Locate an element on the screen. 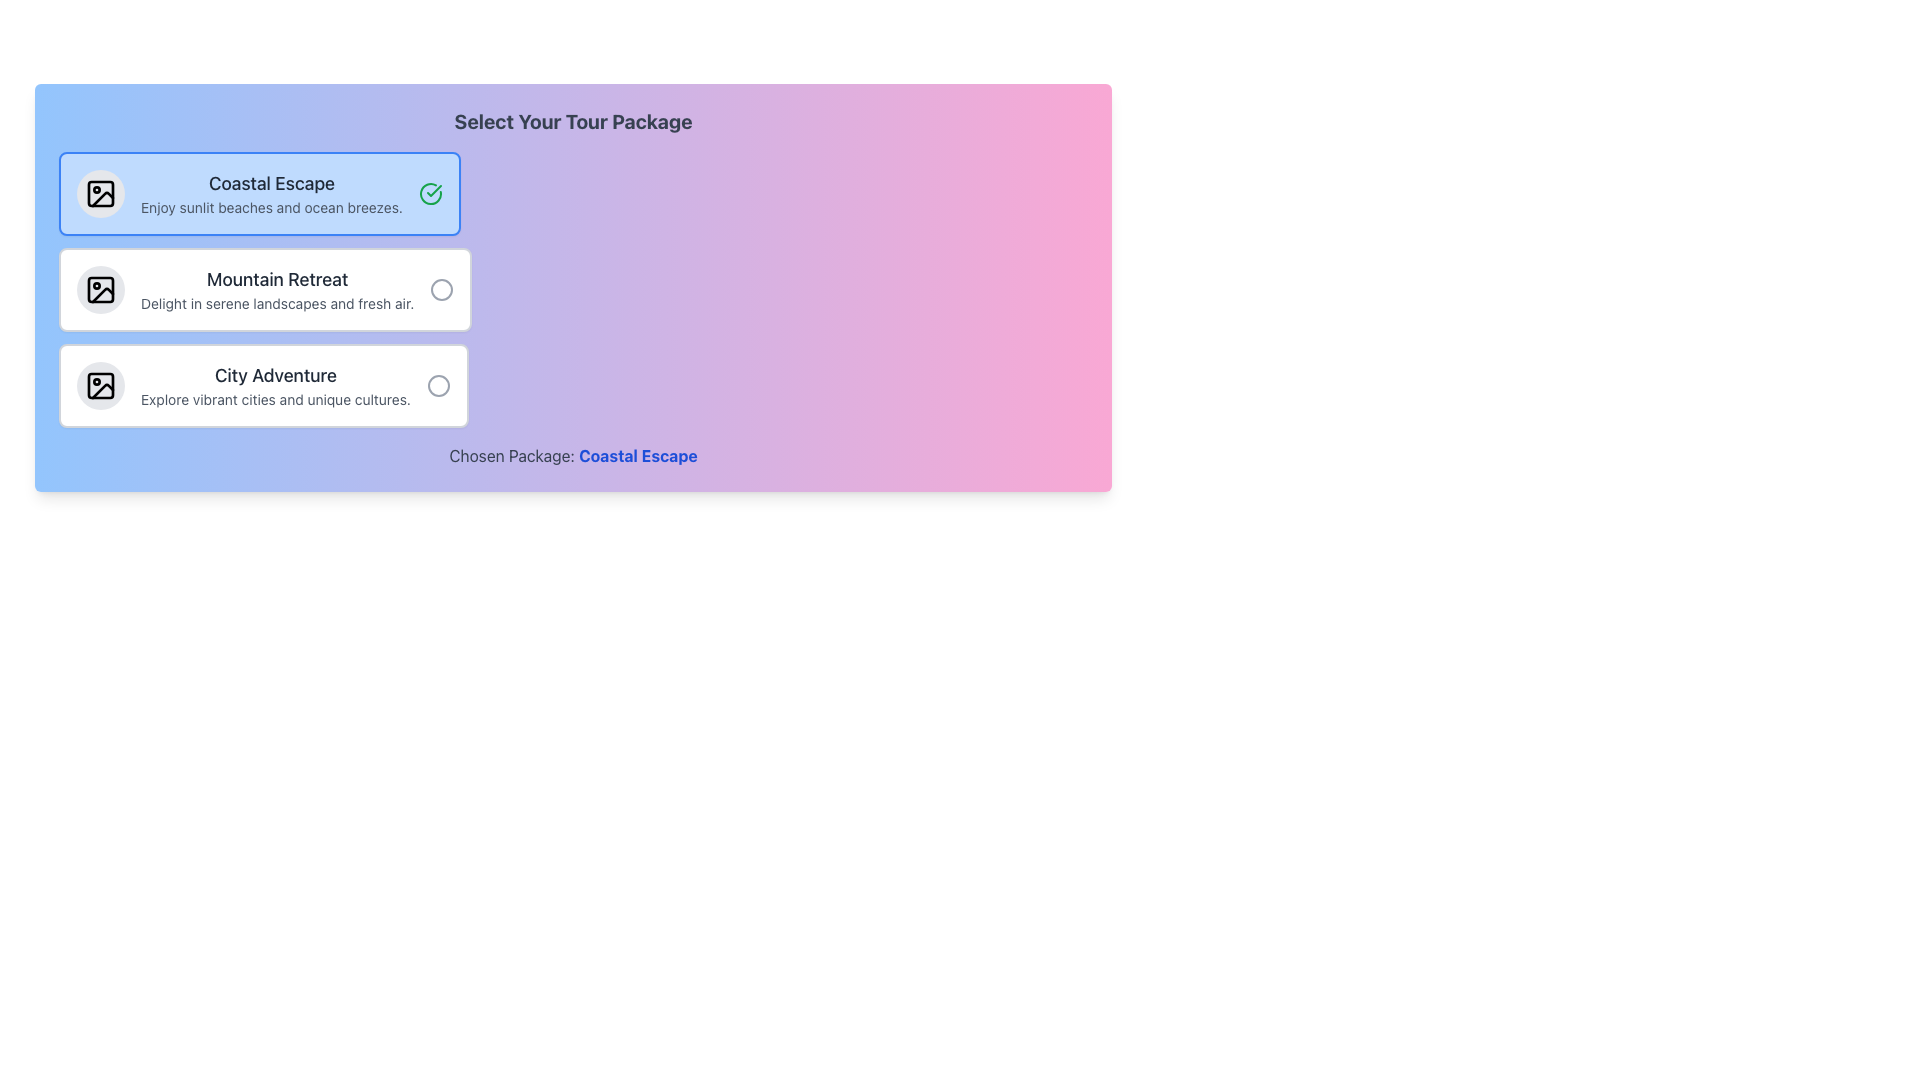 The height and width of the screenshot is (1080, 1920). the descriptive text that reads 'Enjoy sunlit beaches and ocean breezes,' which is styled in a smaller font size and lighter gray color, positioned below the title 'Coastal Escape.' is located at coordinates (270, 208).